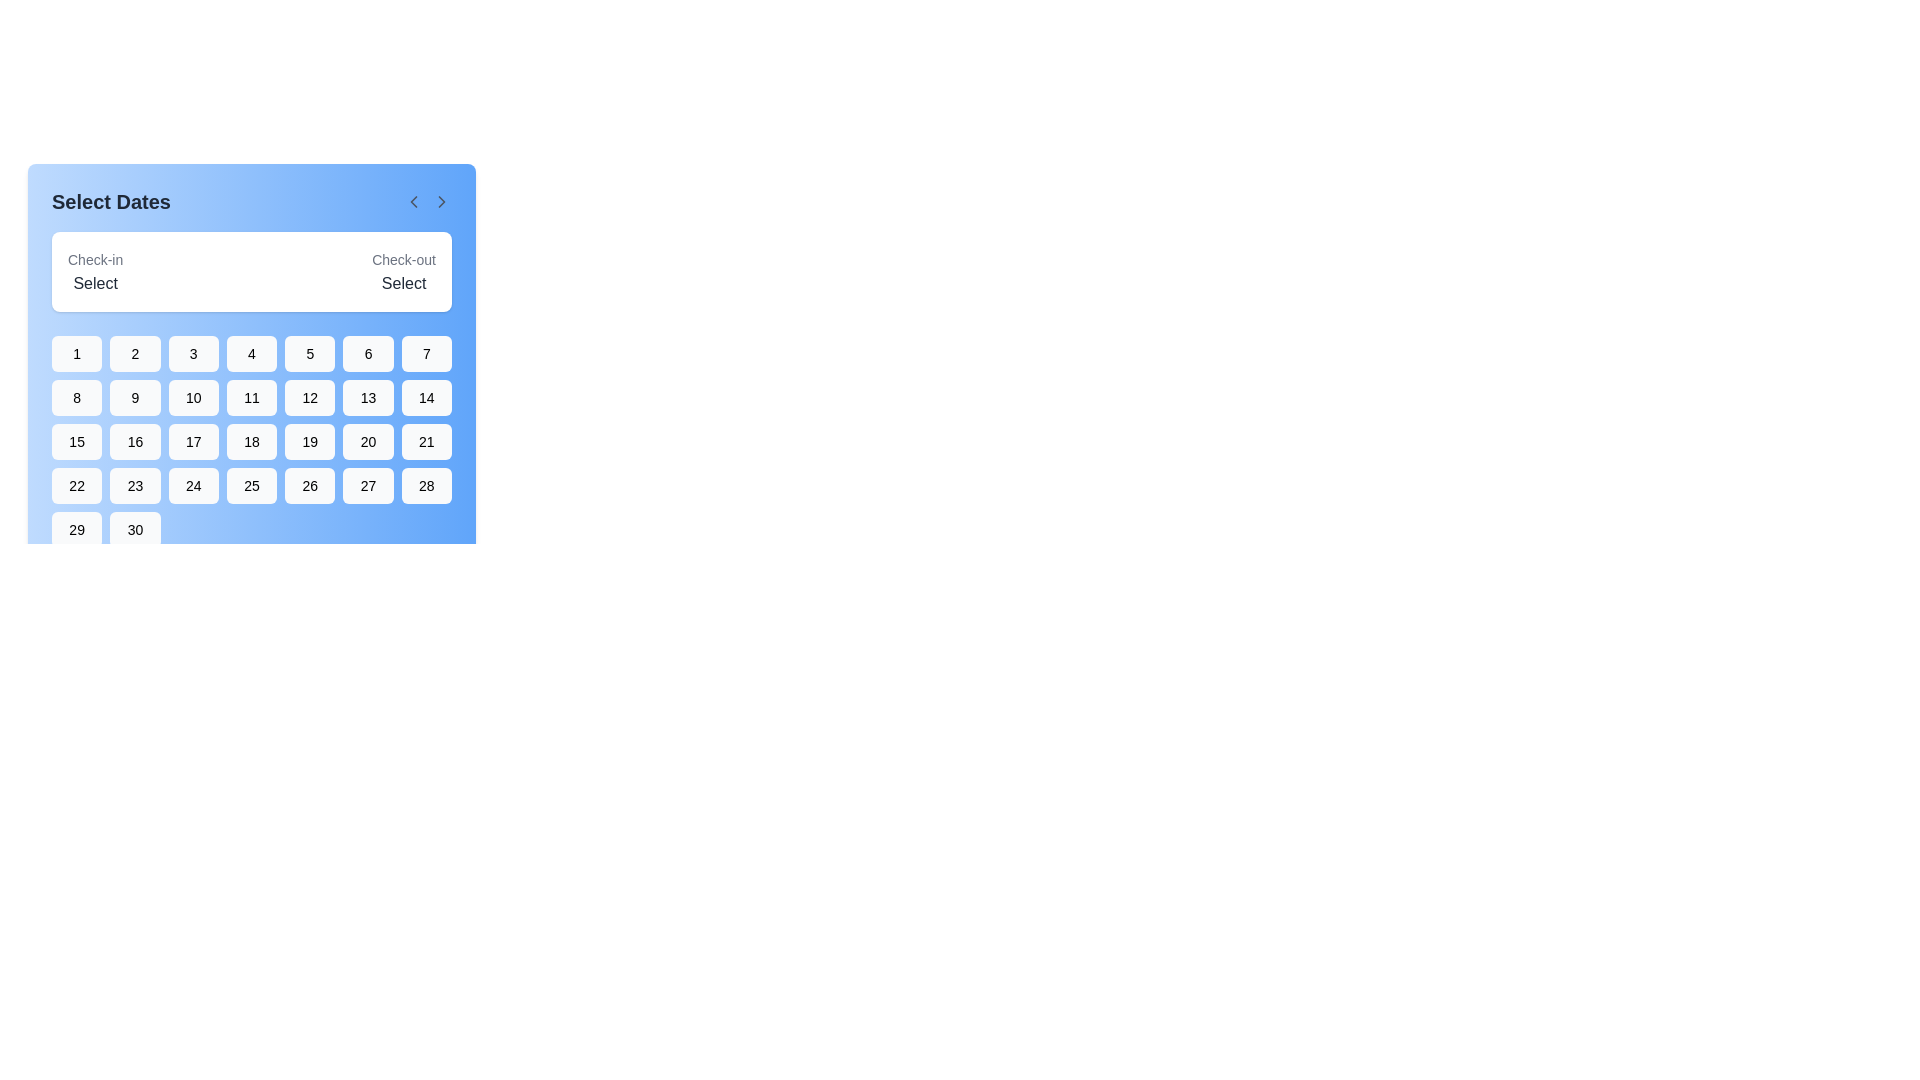  What do you see at coordinates (368, 441) in the screenshot?
I see `the button labeled '20' with a light gray background and rounded edges located` at bounding box center [368, 441].